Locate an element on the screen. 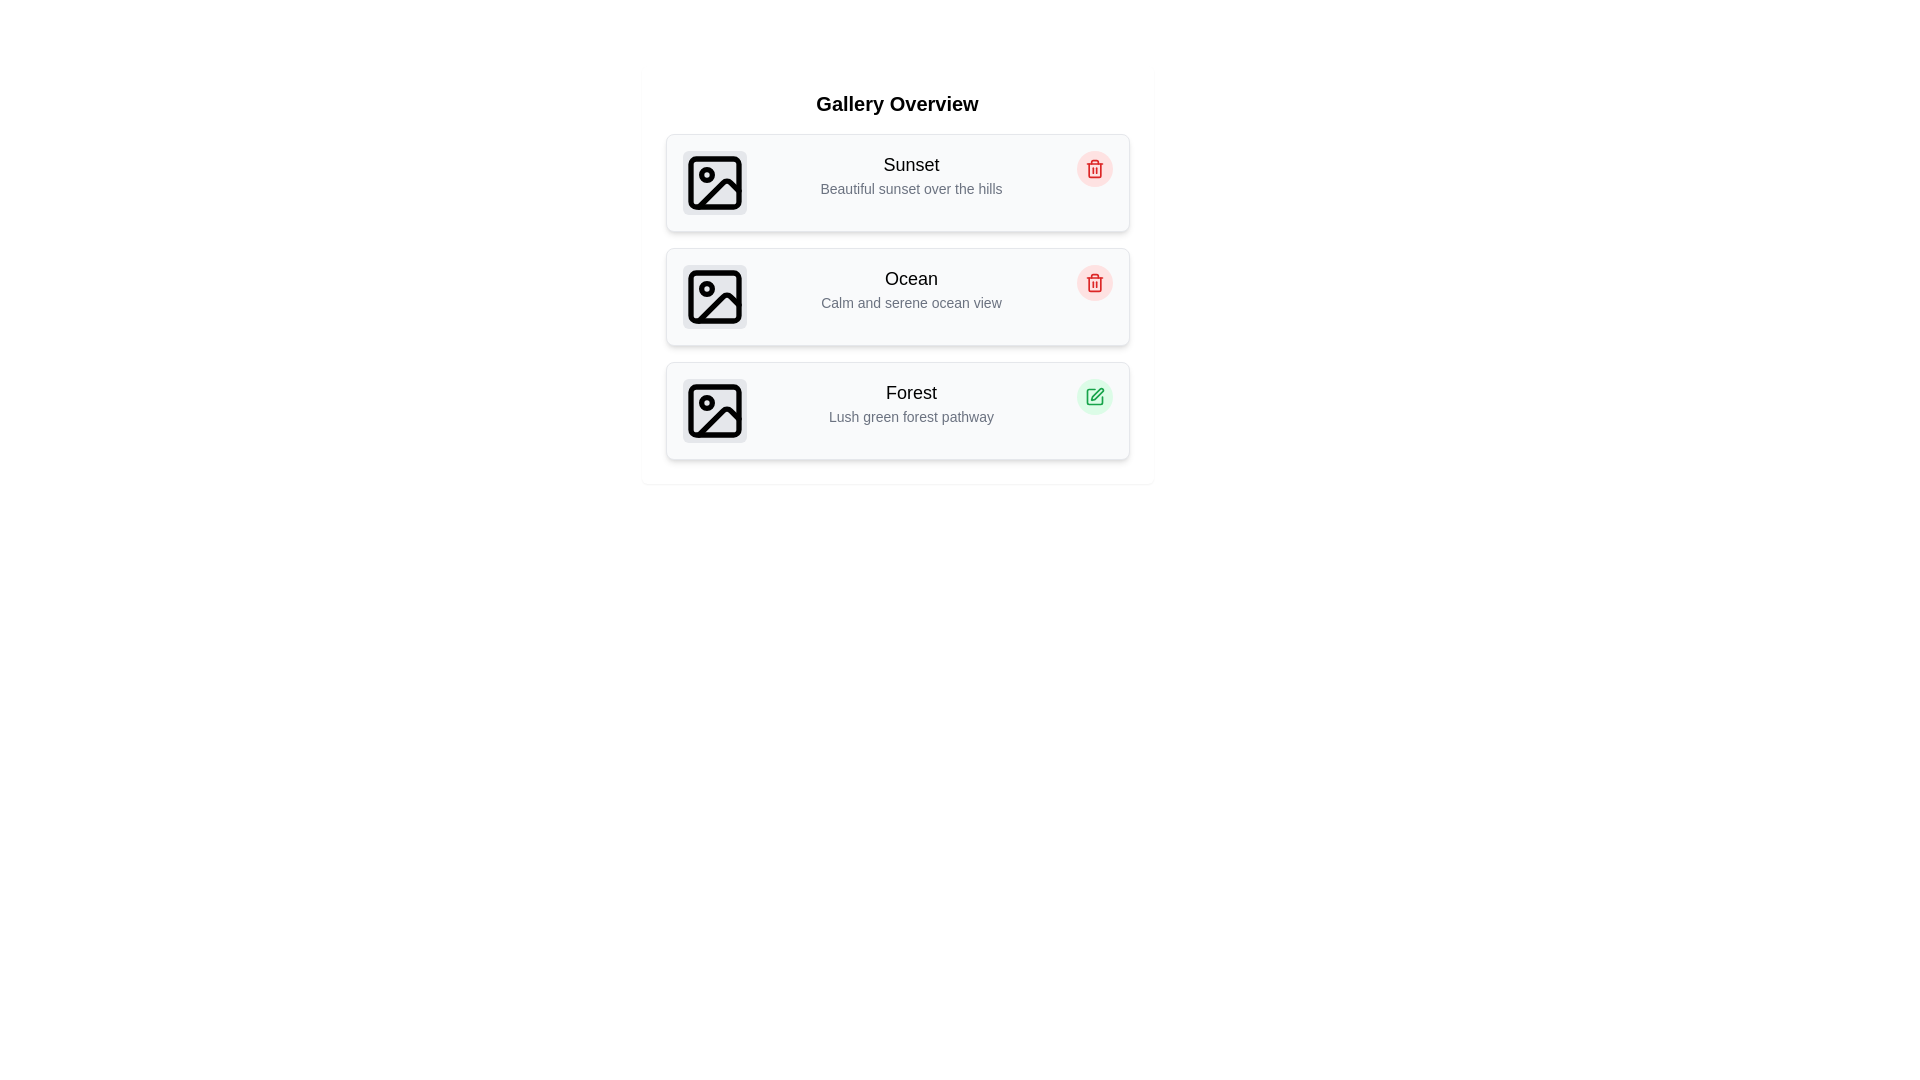 The width and height of the screenshot is (1920, 1080). the state indicator of the item Ocean is located at coordinates (1093, 282).